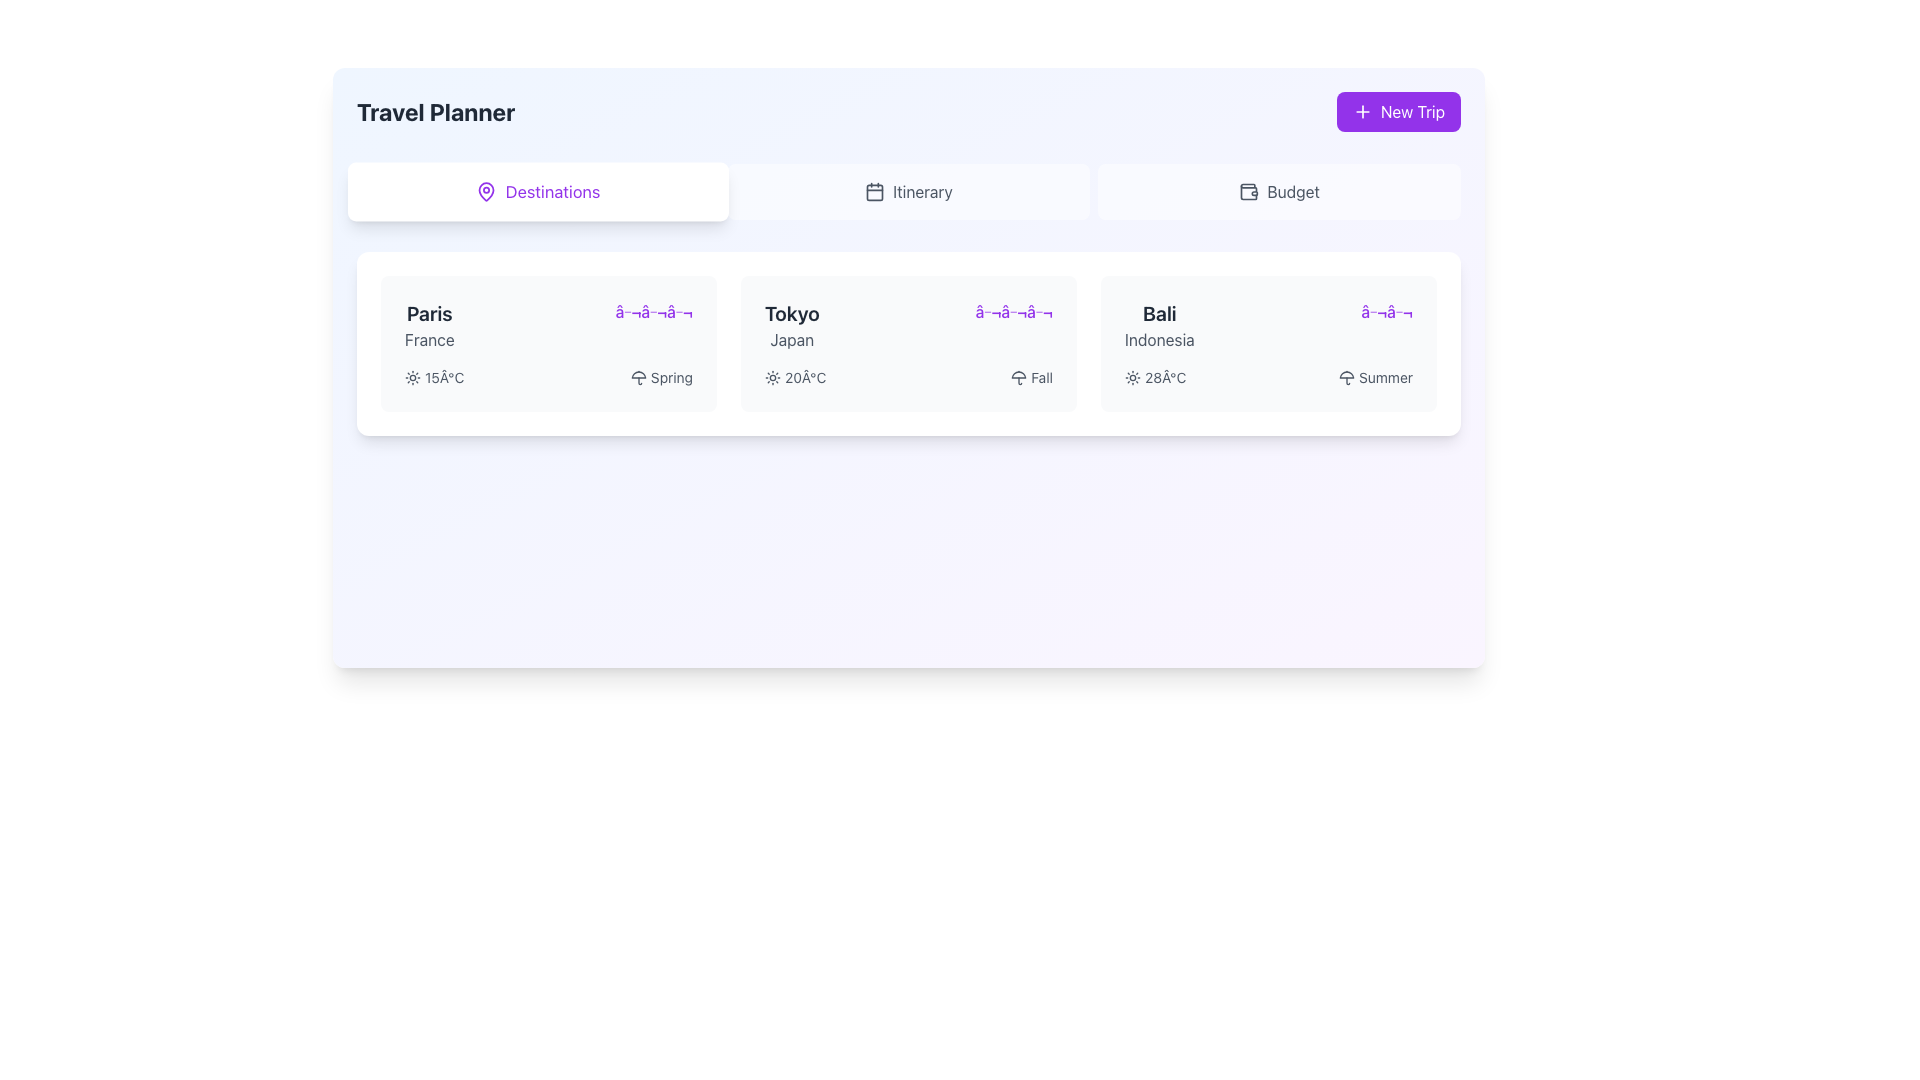  What do you see at coordinates (907, 192) in the screenshot?
I see `the 'Itinerary' tab button, which is the second button from the left in a horizontal row of three buttons` at bounding box center [907, 192].